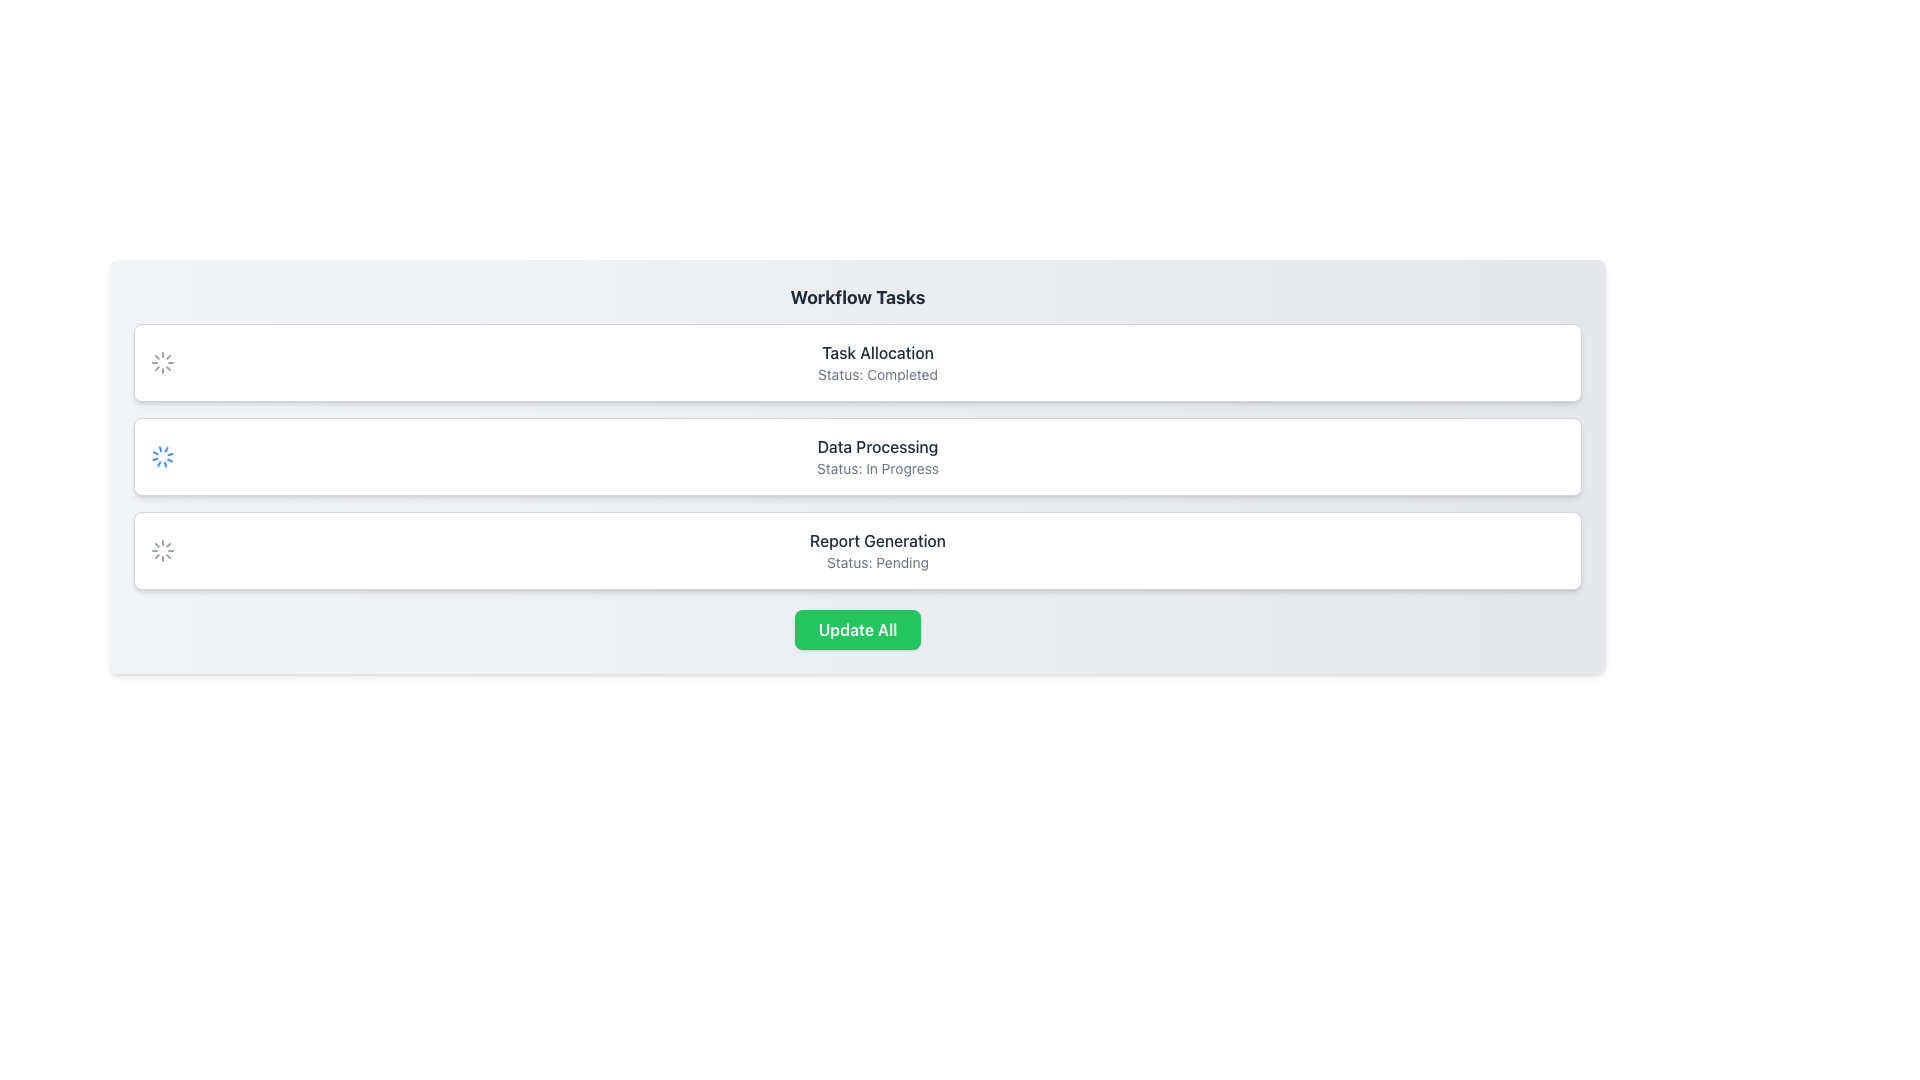 This screenshot has height=1080, width=1920. Describe the element at coordinates (878, 446) in the screenshot. I see `the static text label 'Data Processing'` at that location.